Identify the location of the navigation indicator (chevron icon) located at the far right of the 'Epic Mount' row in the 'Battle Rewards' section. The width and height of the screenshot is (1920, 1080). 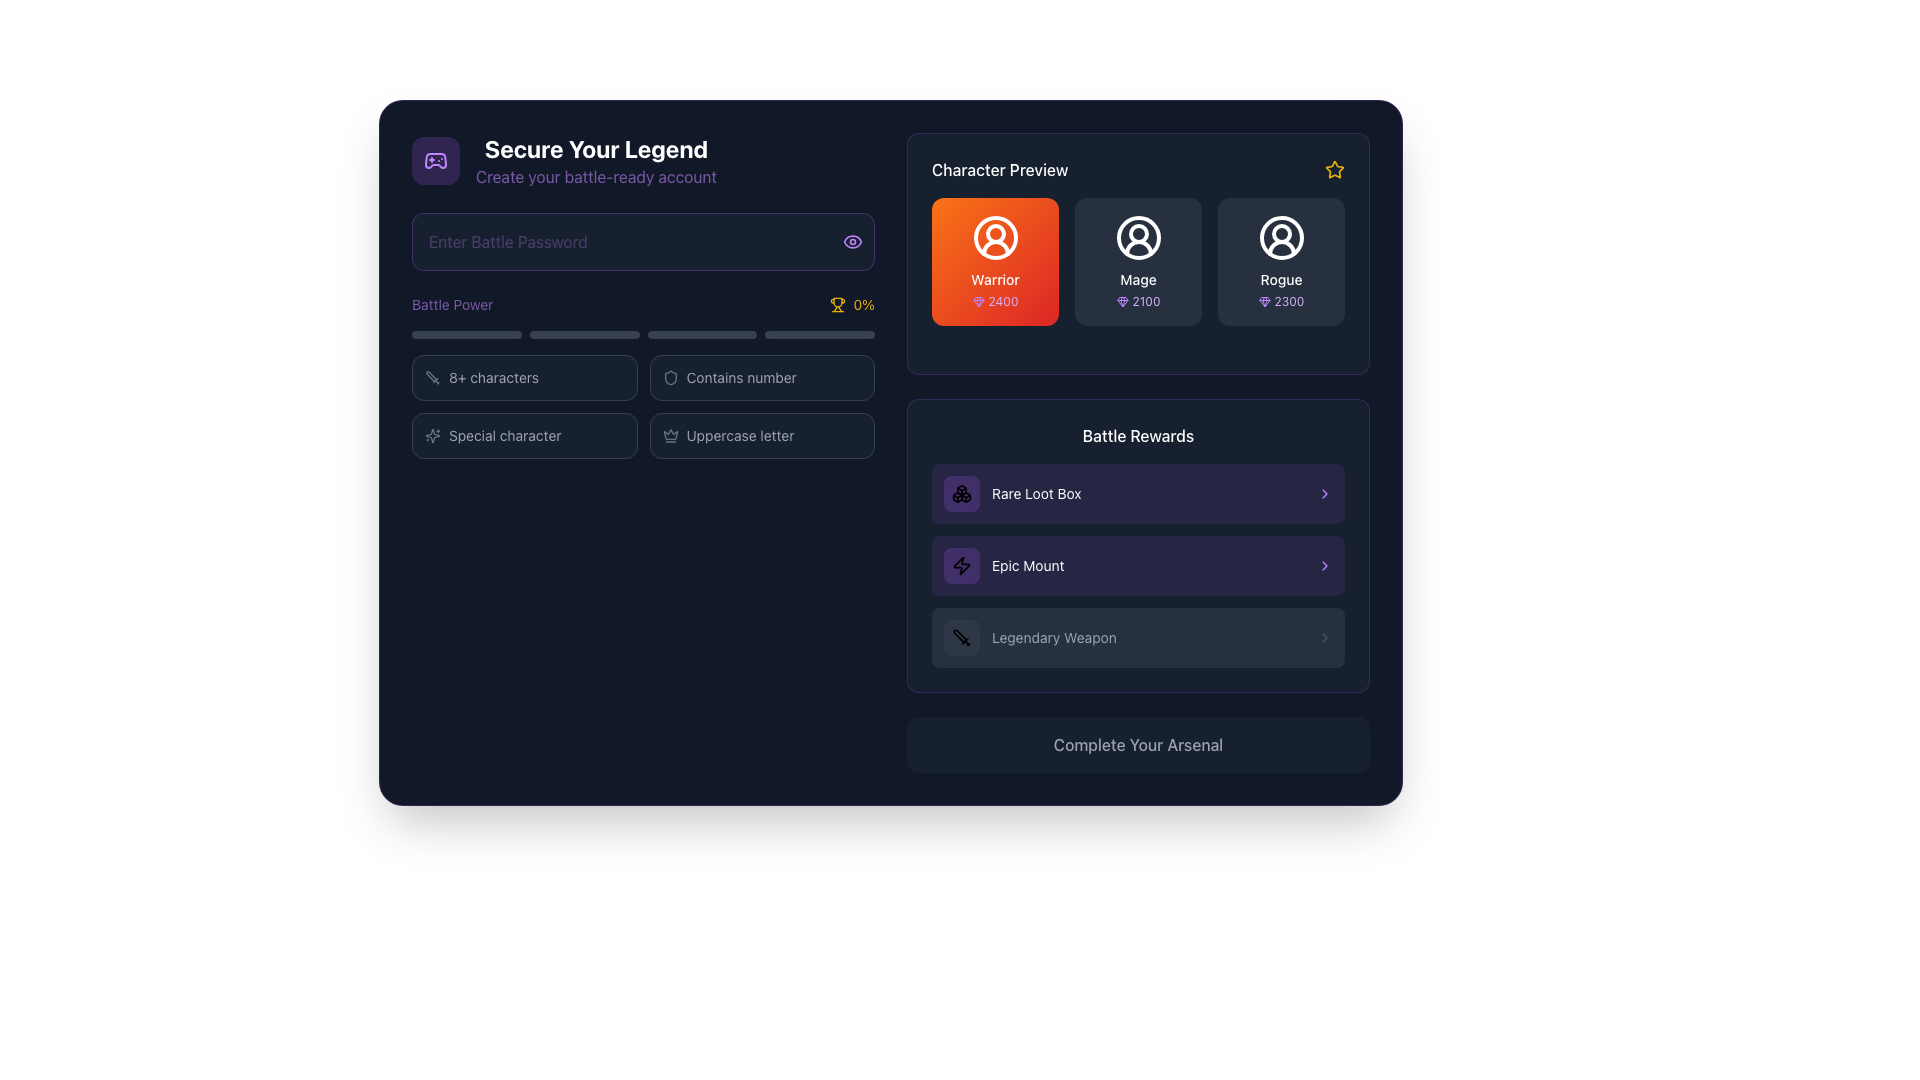
(1324, 566).